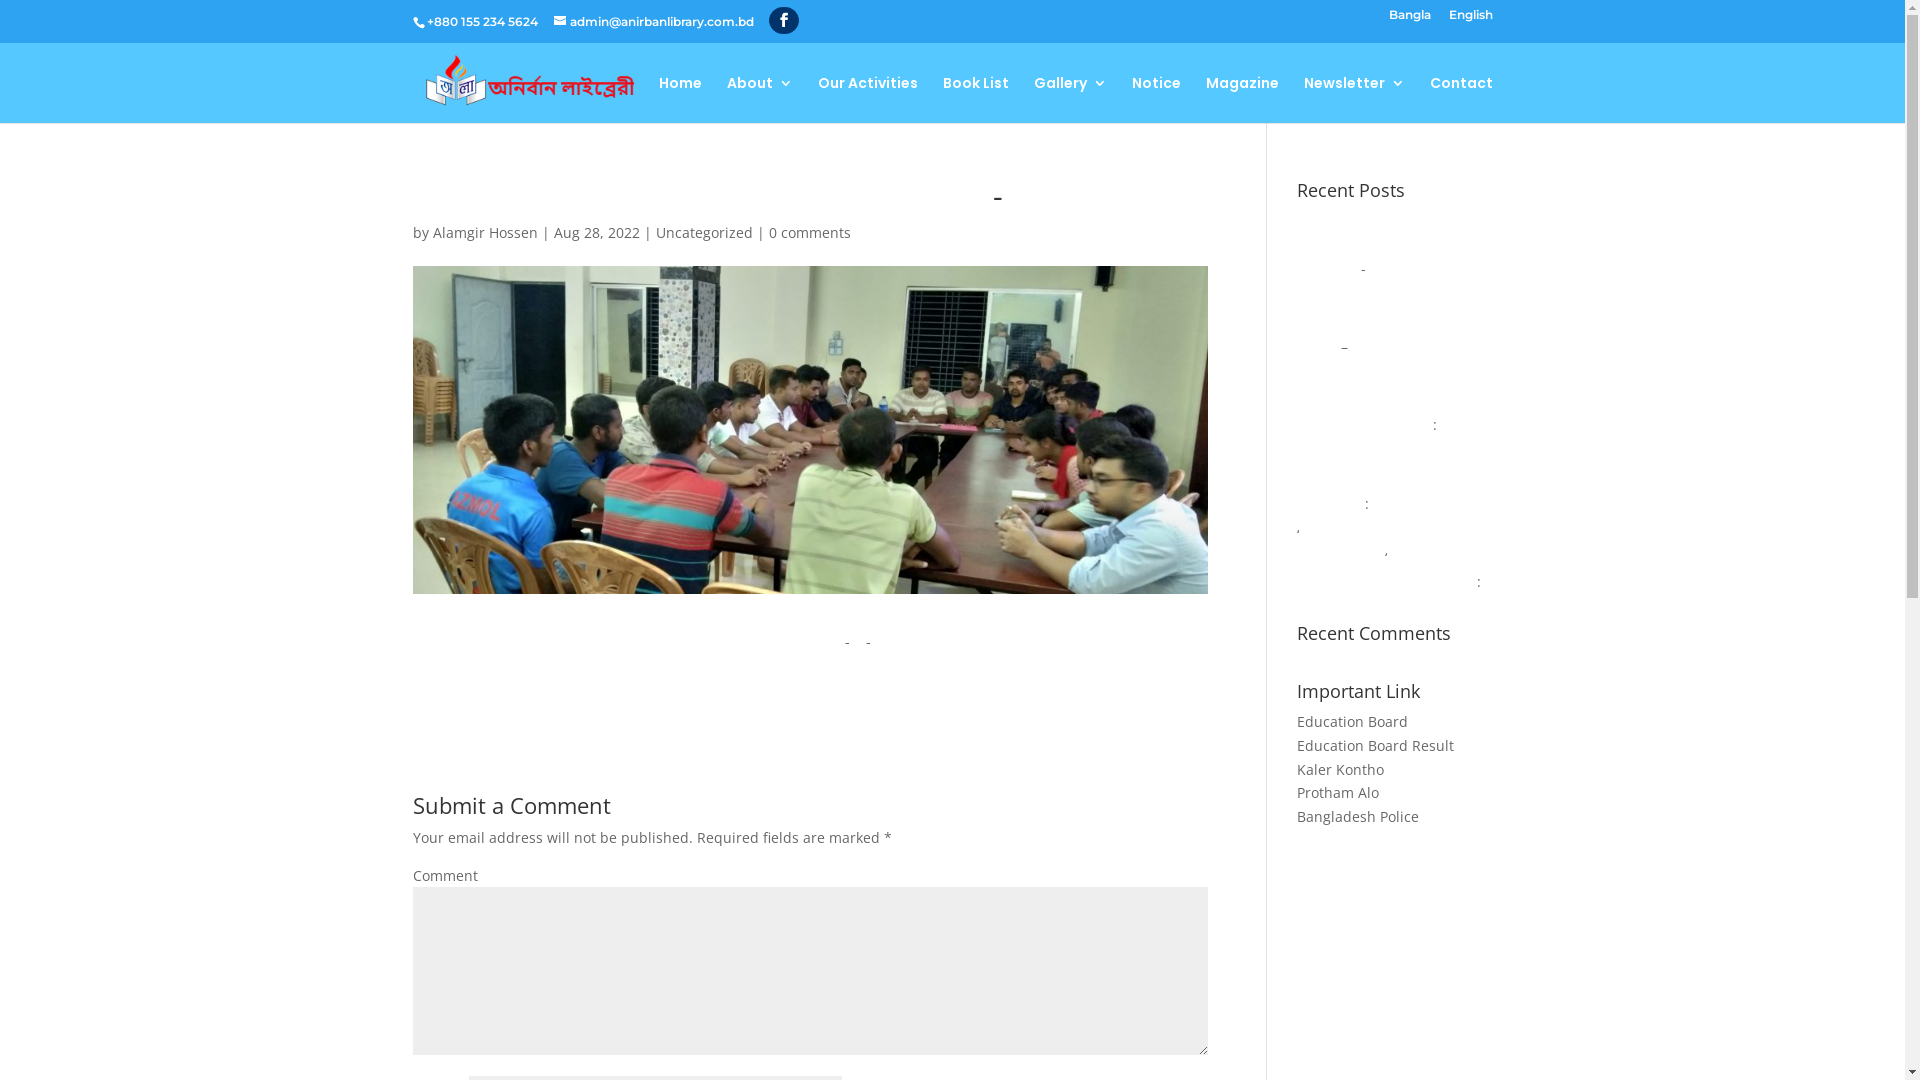 Image resolution: width=1920 pixels, height=1080 pixels. I want to click on 'Alamgir Hossen', so click(431, 231).